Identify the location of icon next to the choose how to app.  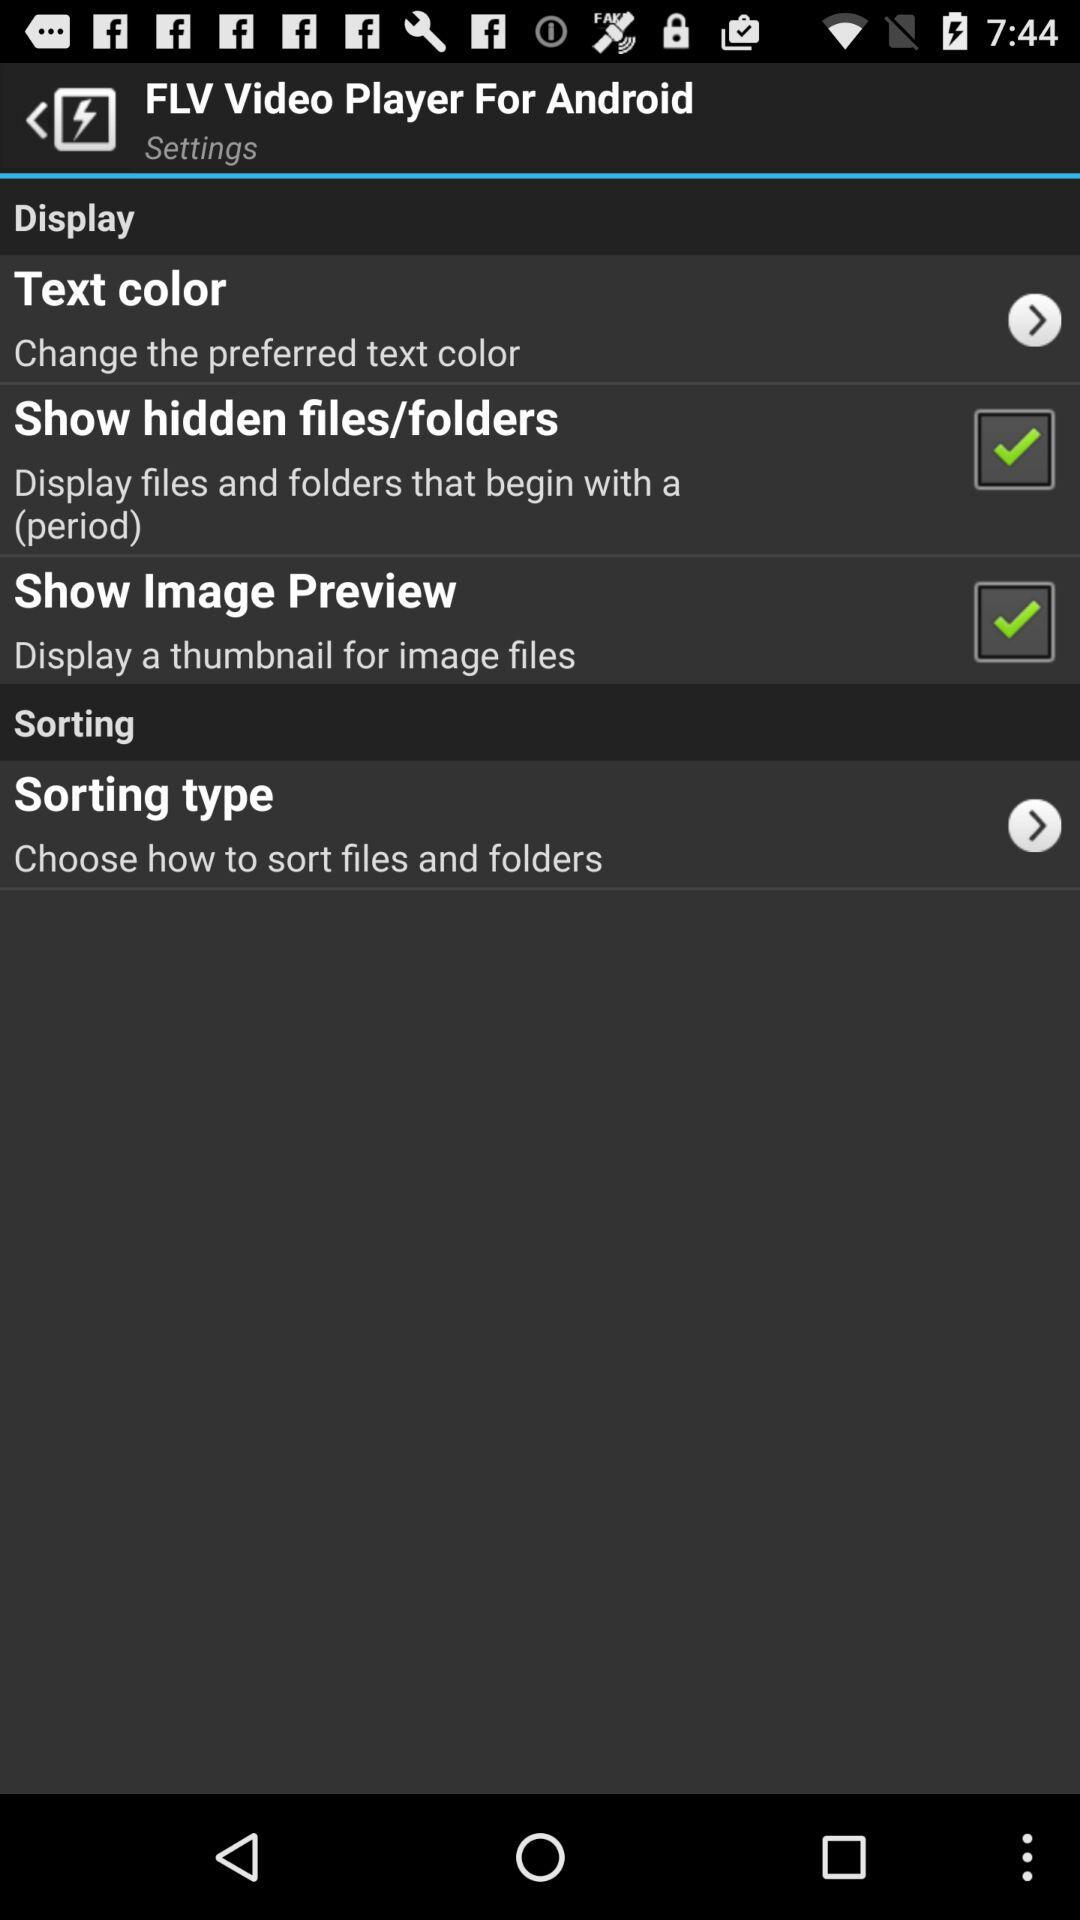
(1041, 823).